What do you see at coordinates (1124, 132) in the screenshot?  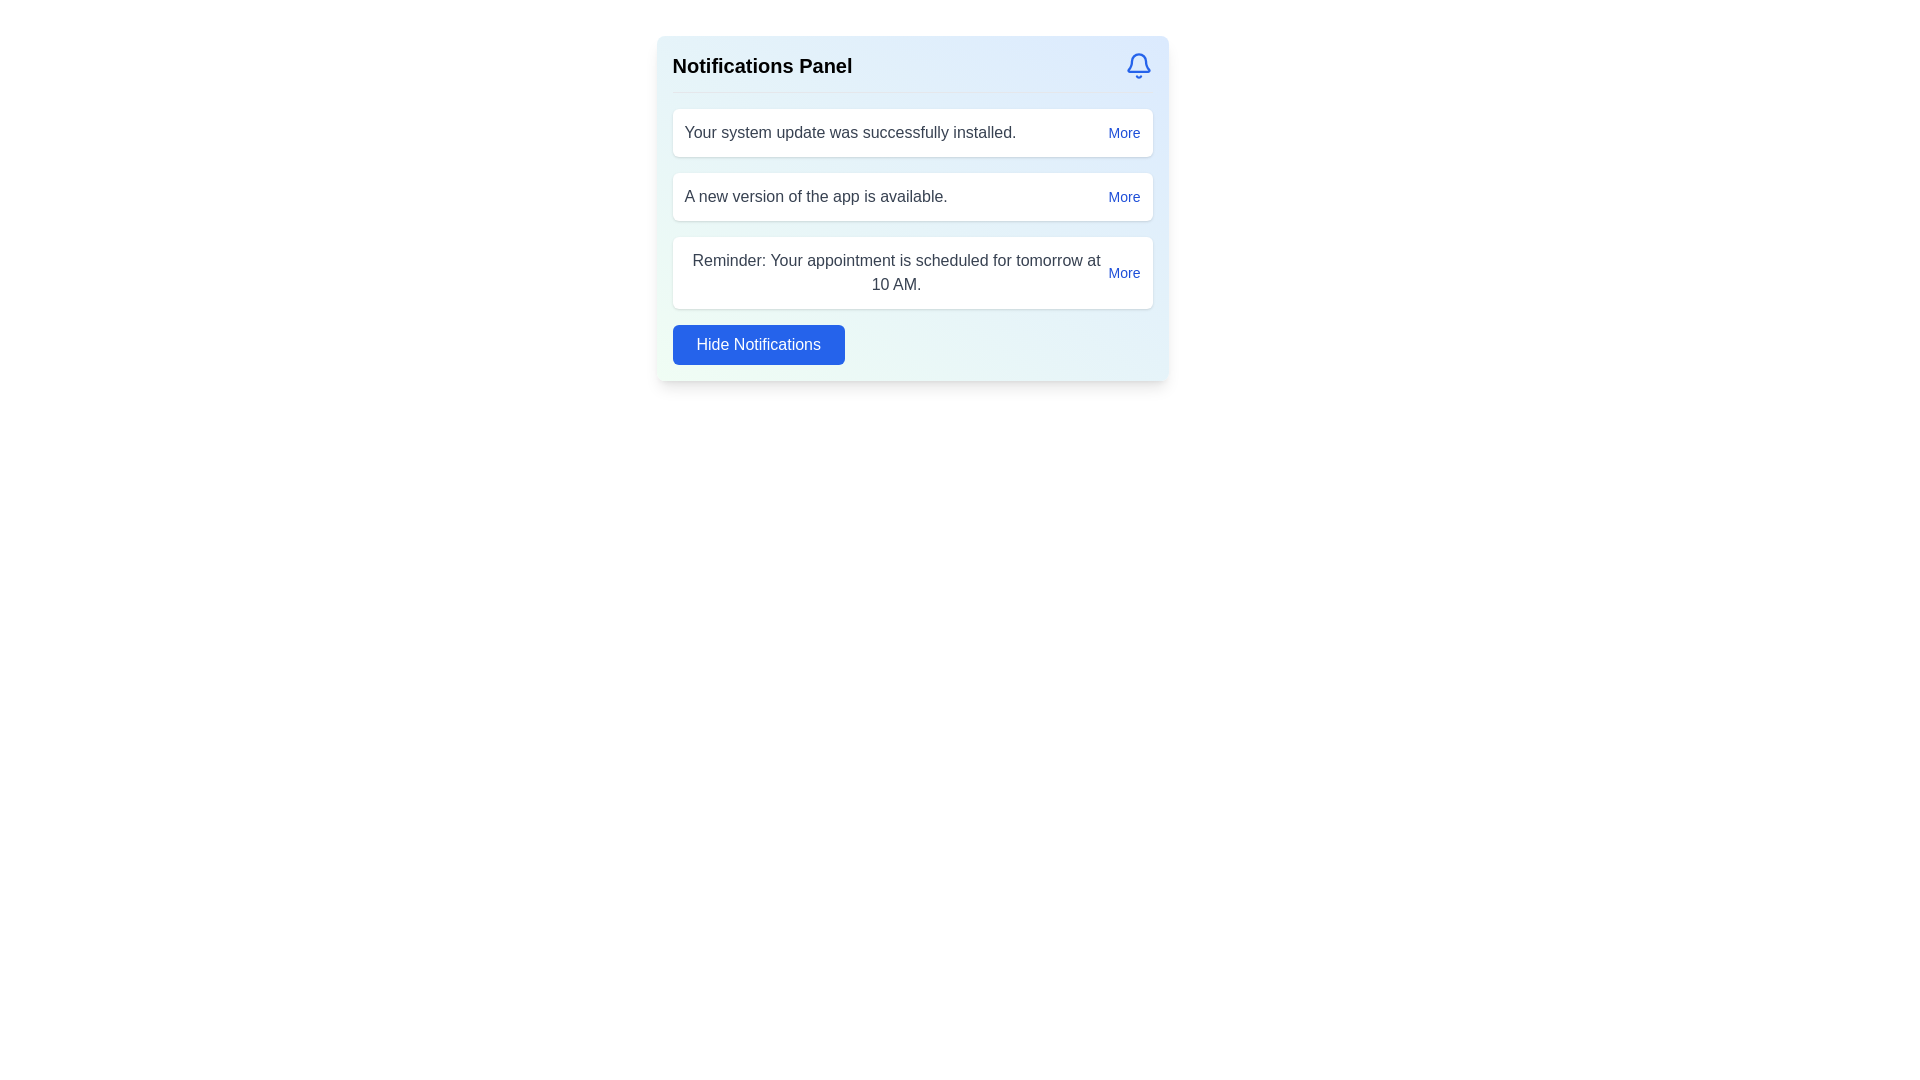 I see `the link located to the right of the notification message 'Your system update was successfully installed.' within the first notification card in the Notifications Panel` at bounding box center [1124, 132].